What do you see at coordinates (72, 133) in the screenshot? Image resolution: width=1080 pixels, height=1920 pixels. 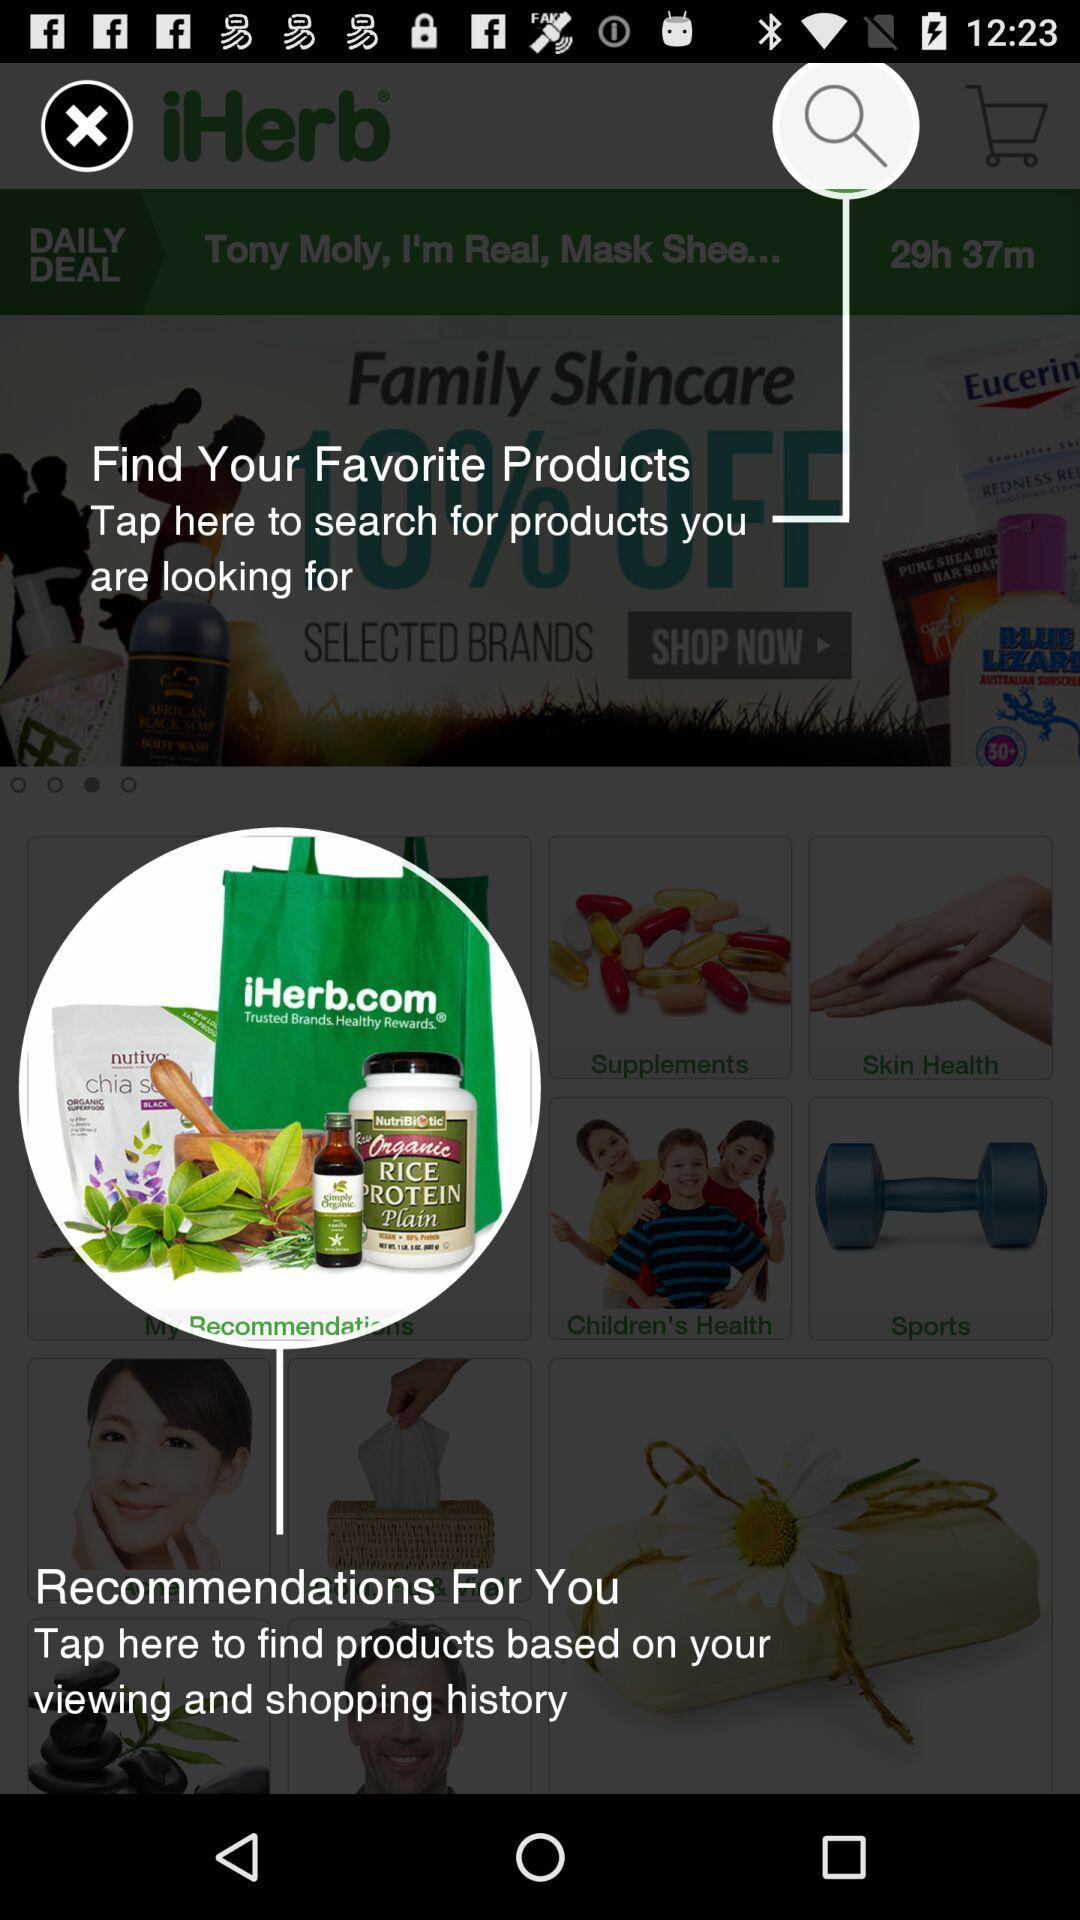 I see `the close icon` at bounding box center [72, 133].